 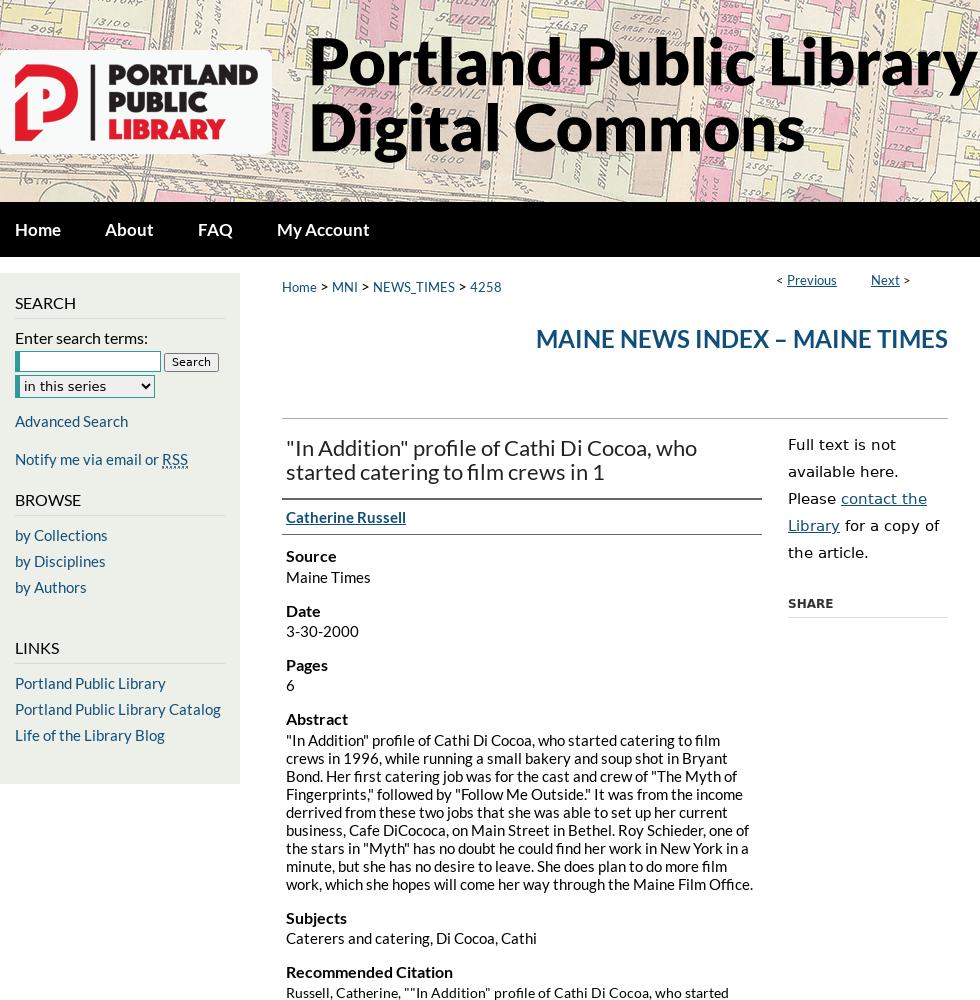 I want to click on 'for a copy of the article.', so click(x=863, y=539).